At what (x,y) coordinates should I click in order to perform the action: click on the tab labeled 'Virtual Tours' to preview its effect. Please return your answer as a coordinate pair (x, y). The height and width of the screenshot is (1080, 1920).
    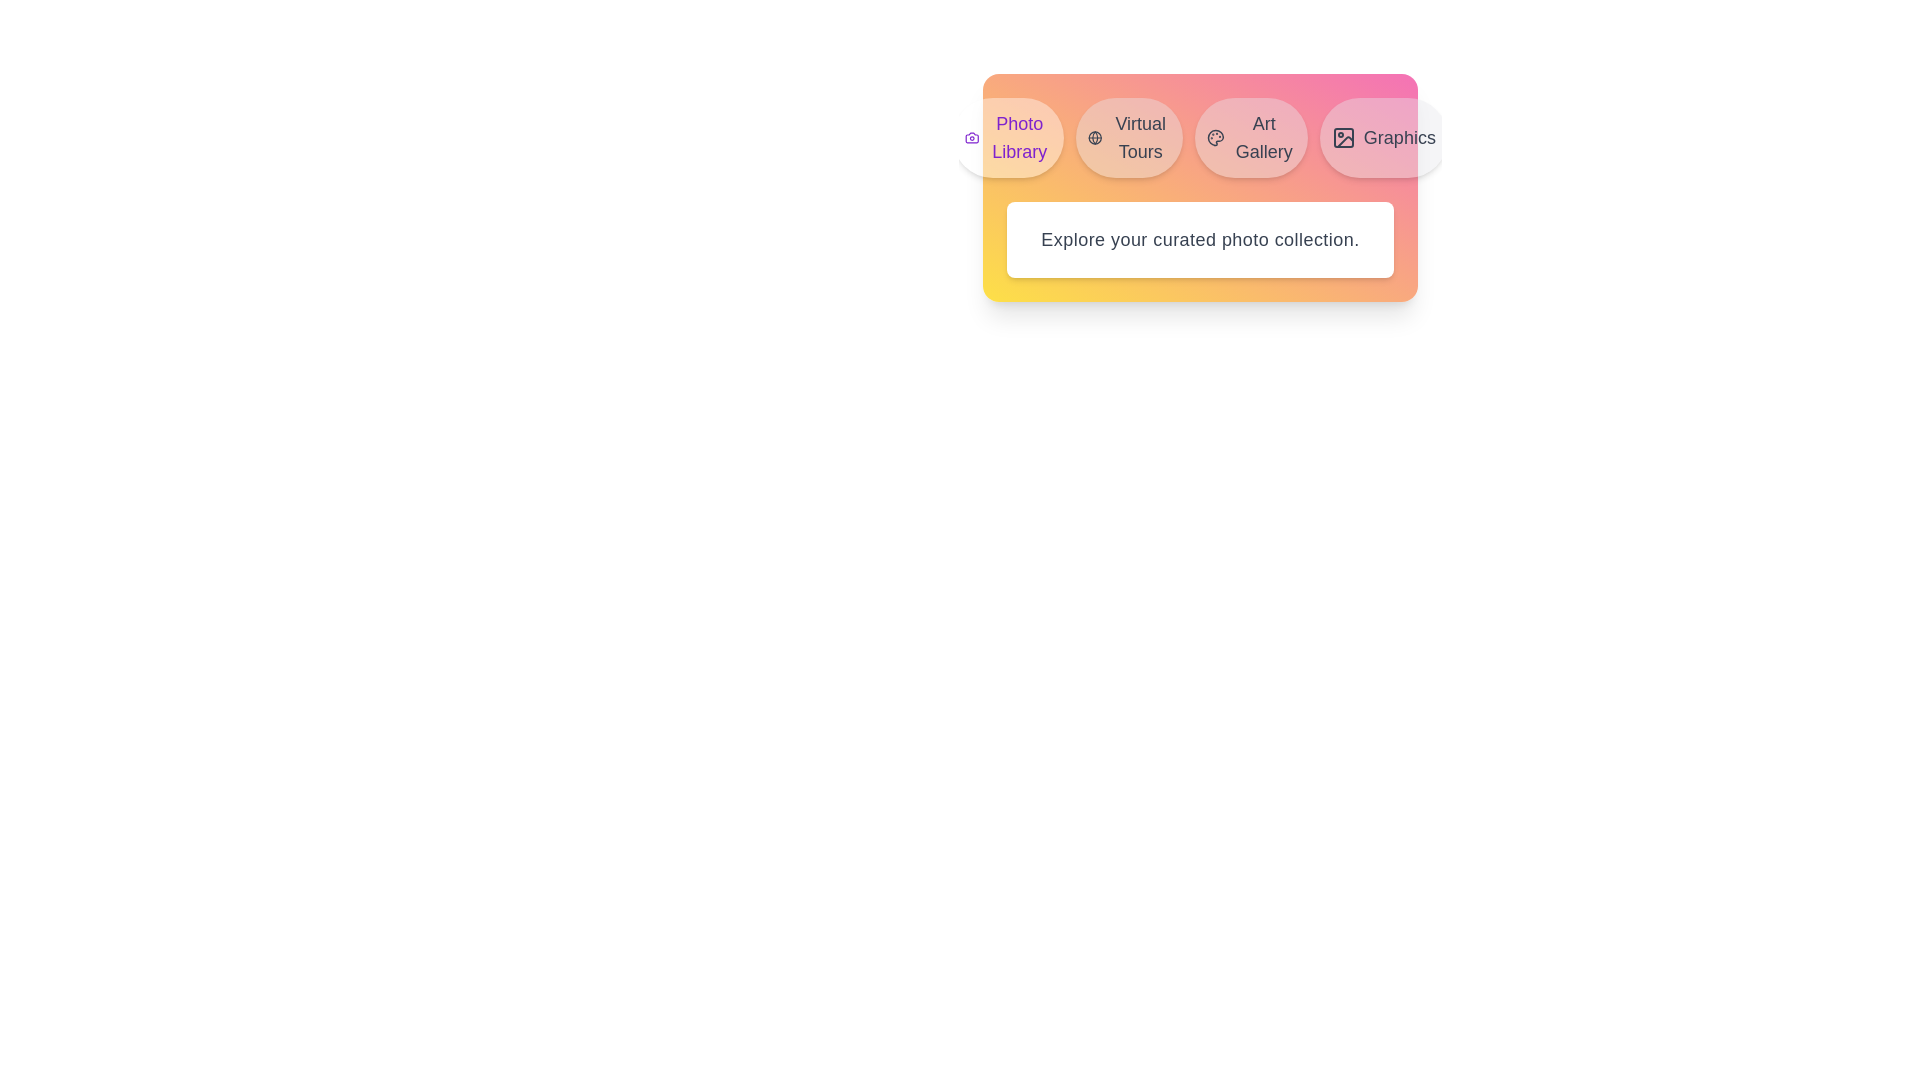
    Looking at the image, I should click on (1129, 137).